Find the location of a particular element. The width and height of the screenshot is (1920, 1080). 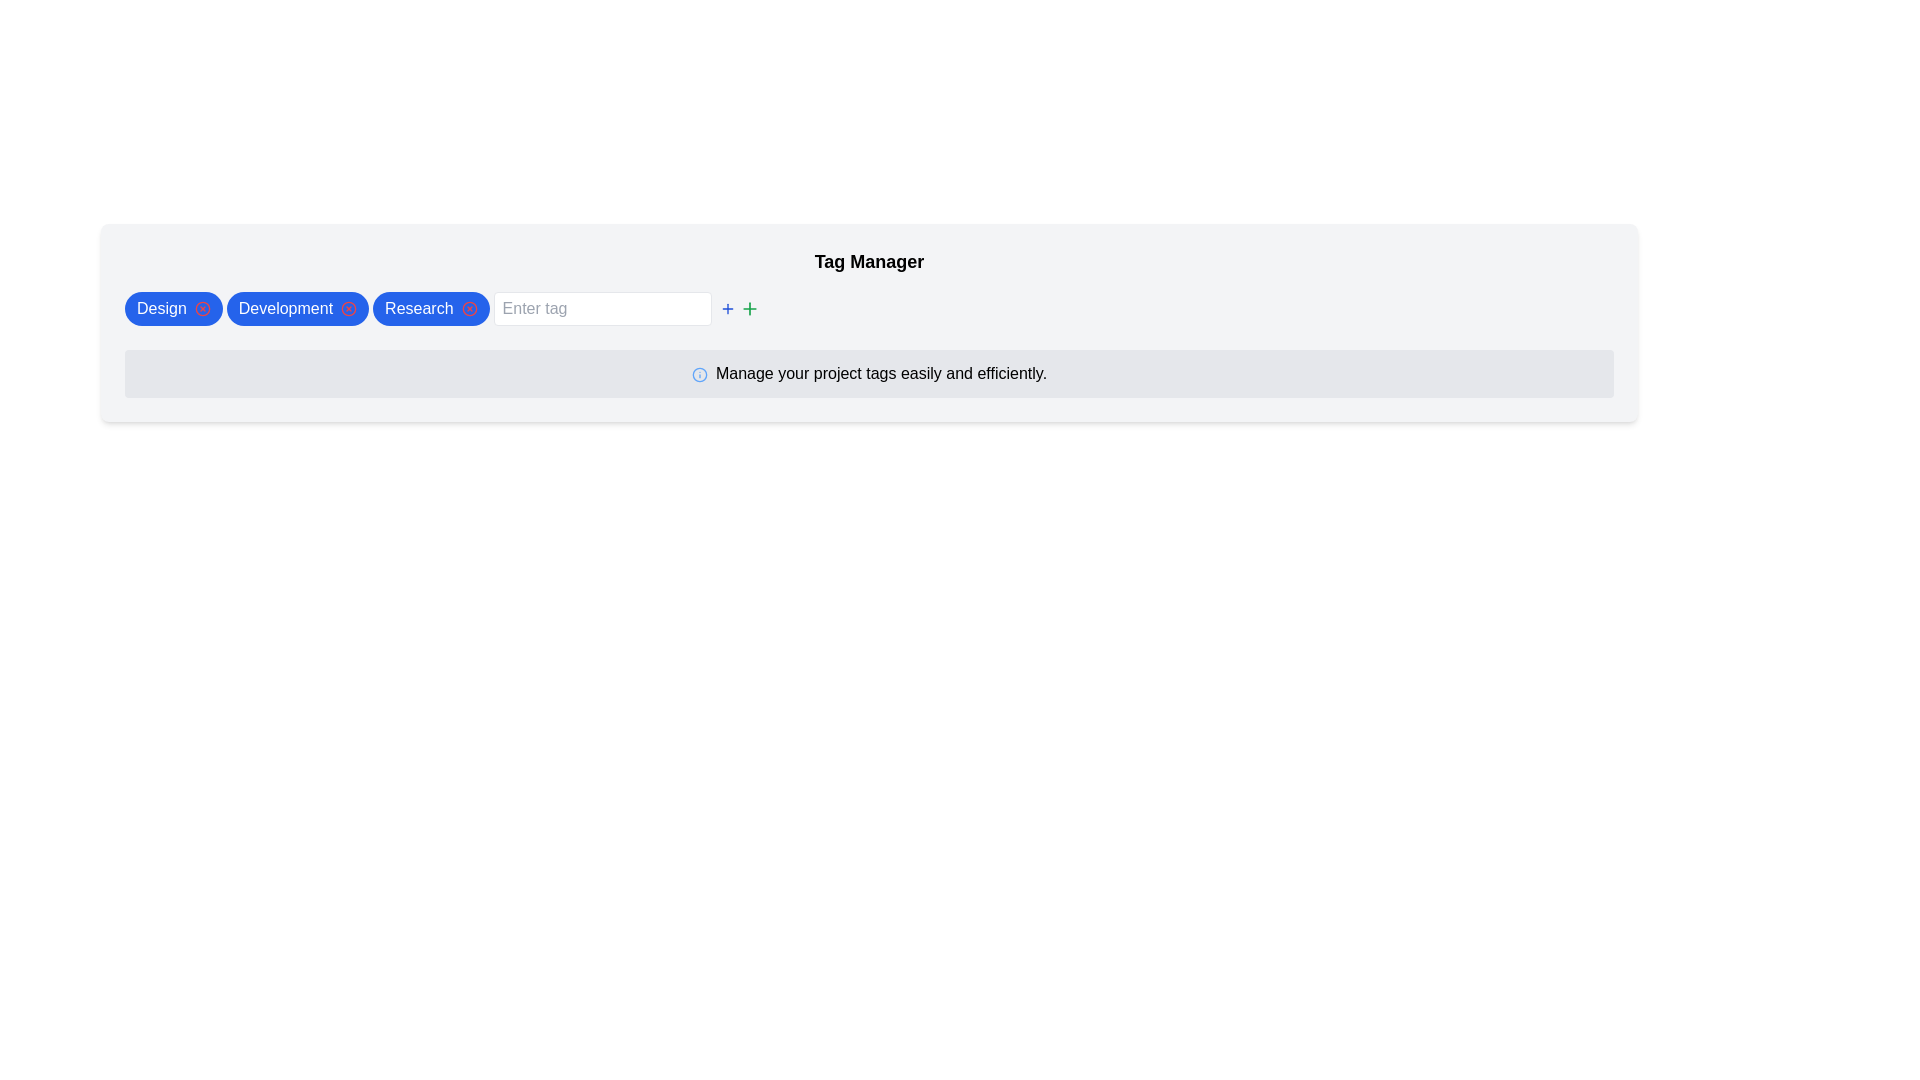

the delete icon located at the rightmost part of the 'Research' button is located at coordinates (468, 308).